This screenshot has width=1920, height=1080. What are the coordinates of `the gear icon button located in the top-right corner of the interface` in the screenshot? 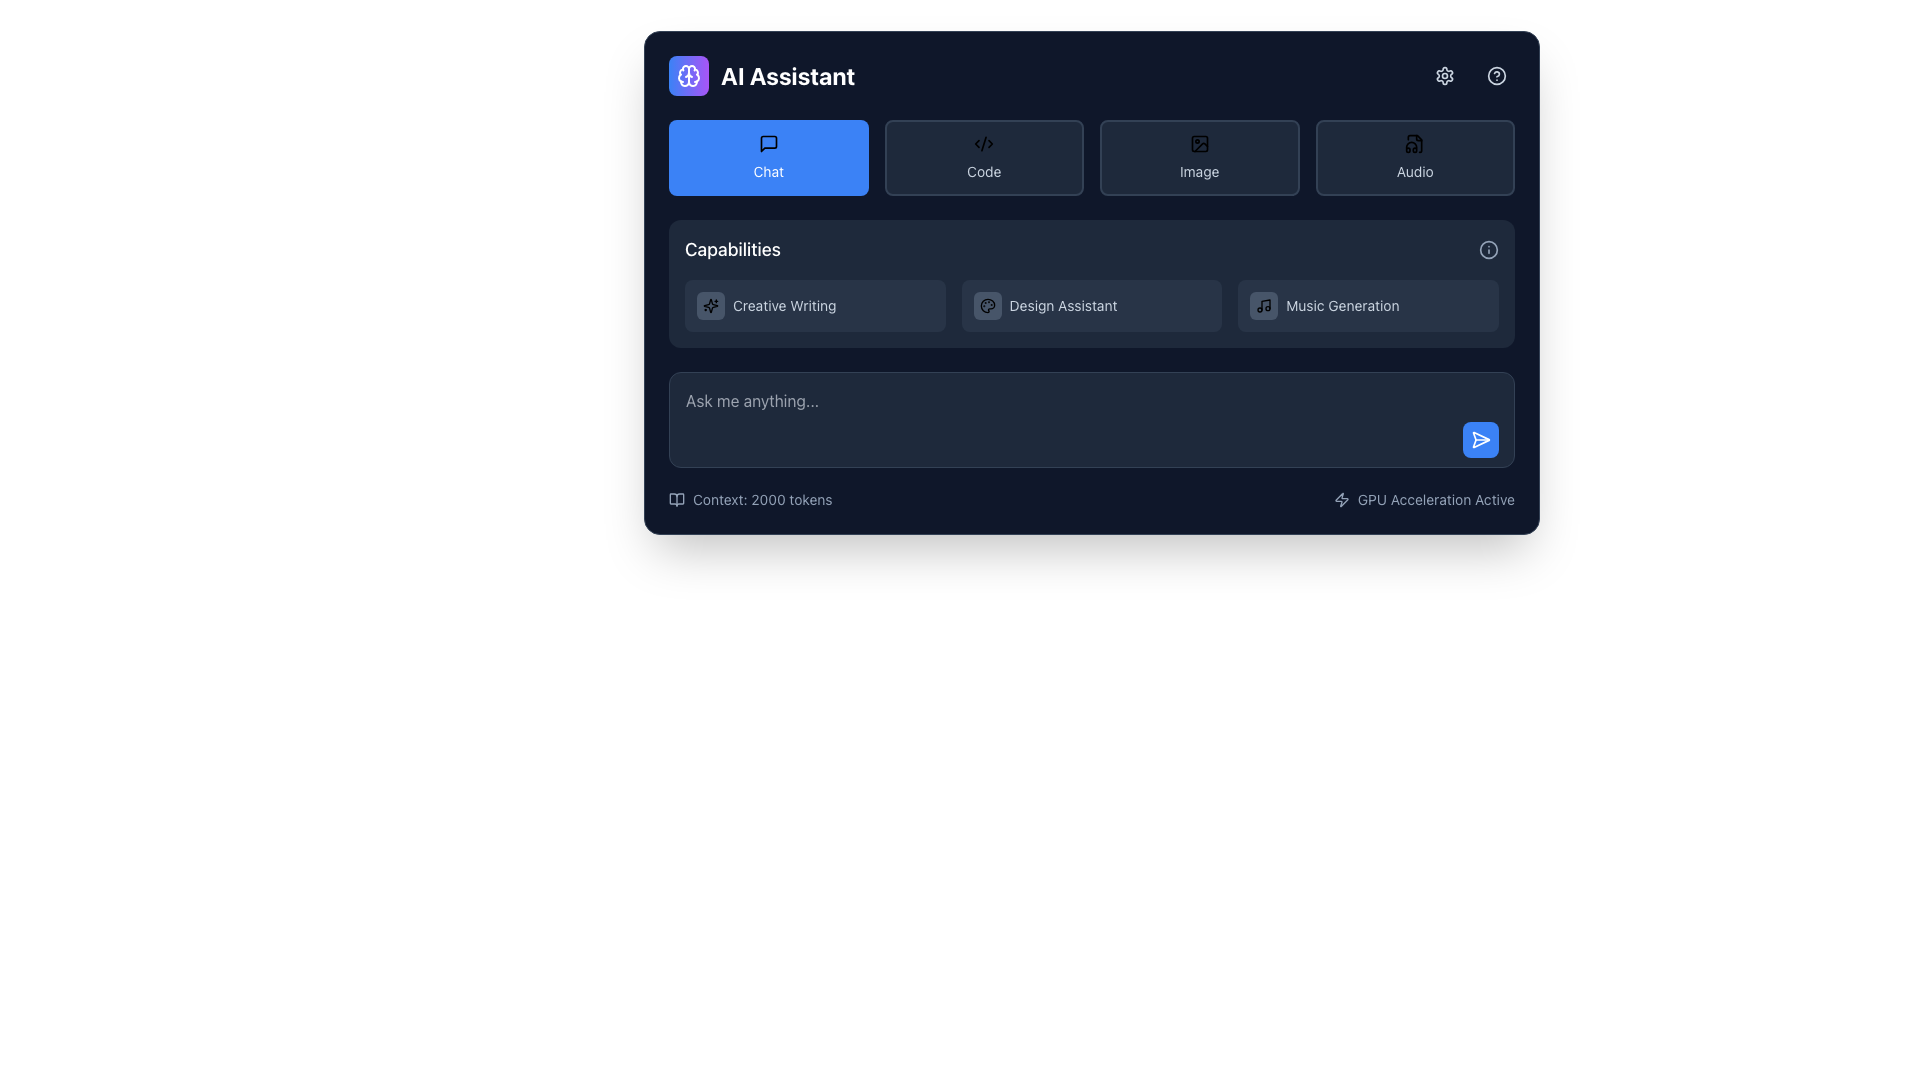 It's located at (1444, 75).